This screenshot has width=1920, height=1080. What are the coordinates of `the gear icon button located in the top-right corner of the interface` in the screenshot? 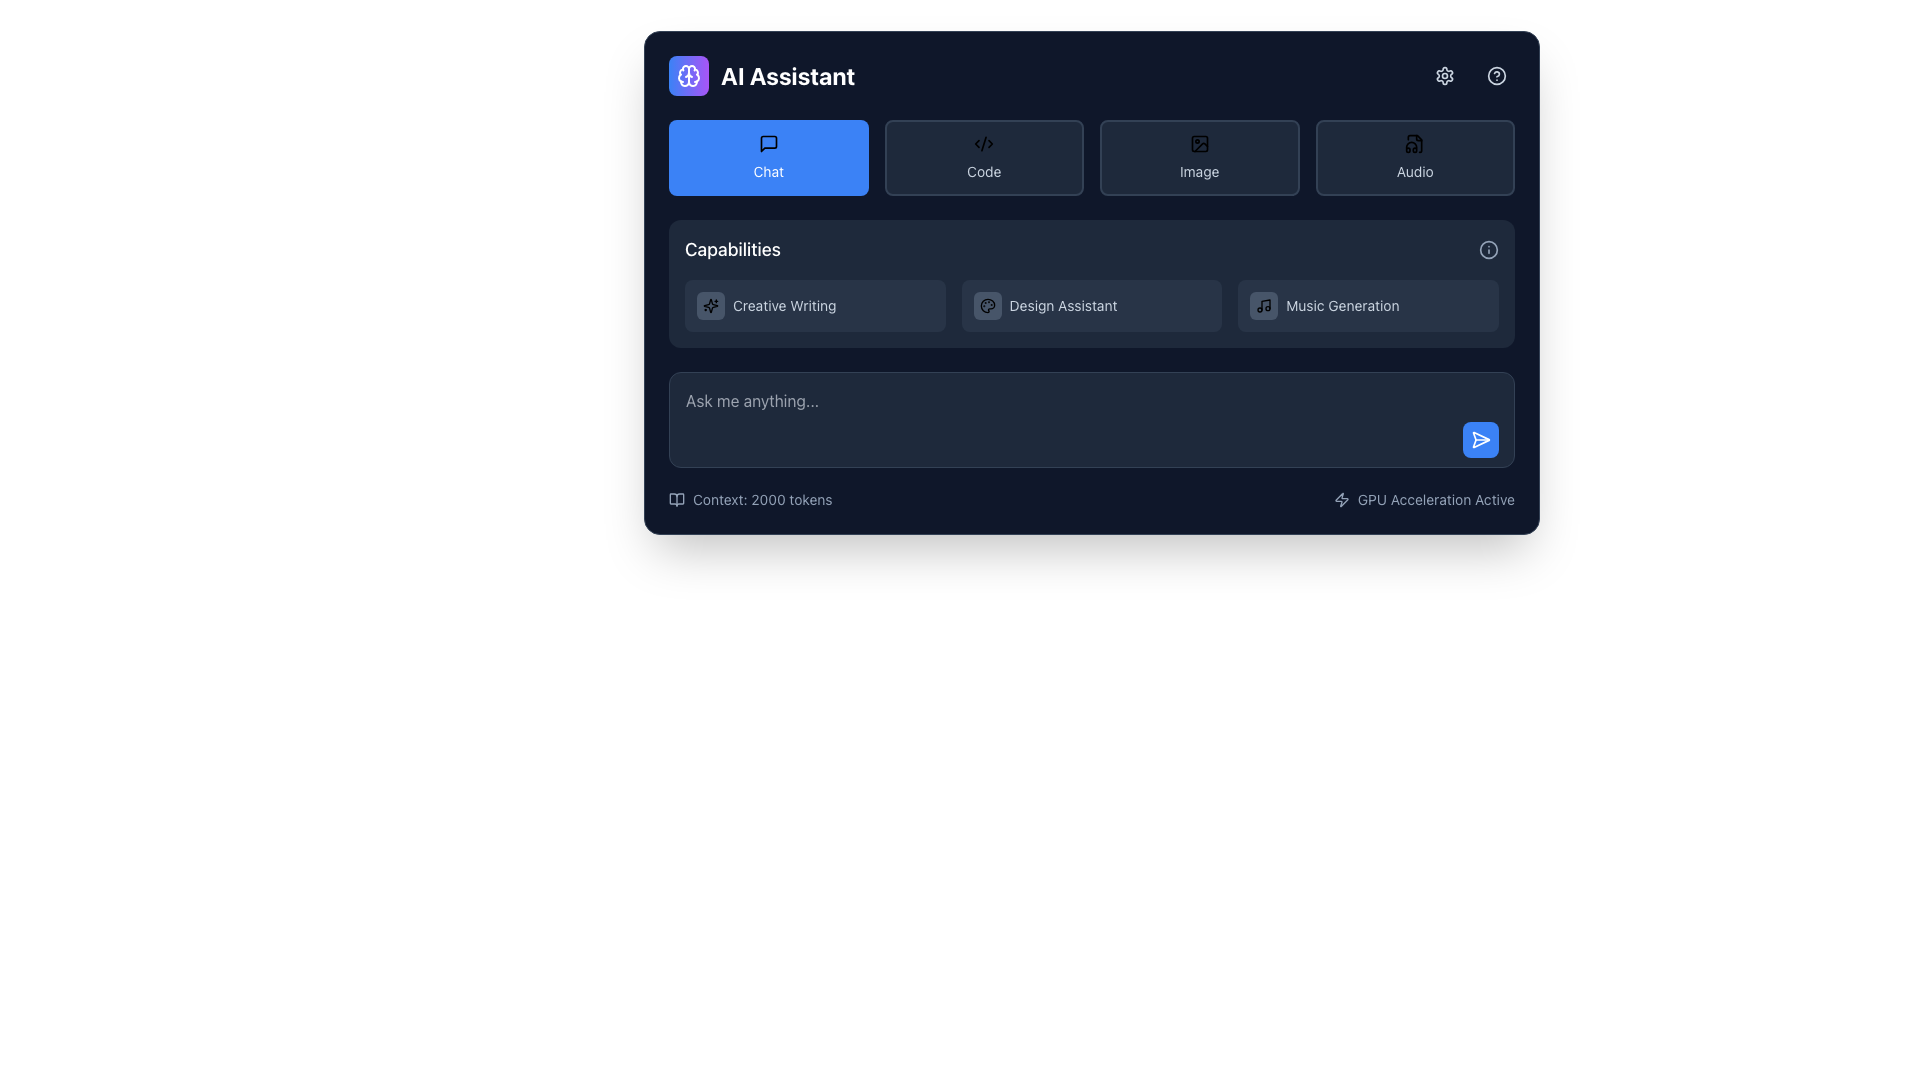 It's located at (1444, 75).